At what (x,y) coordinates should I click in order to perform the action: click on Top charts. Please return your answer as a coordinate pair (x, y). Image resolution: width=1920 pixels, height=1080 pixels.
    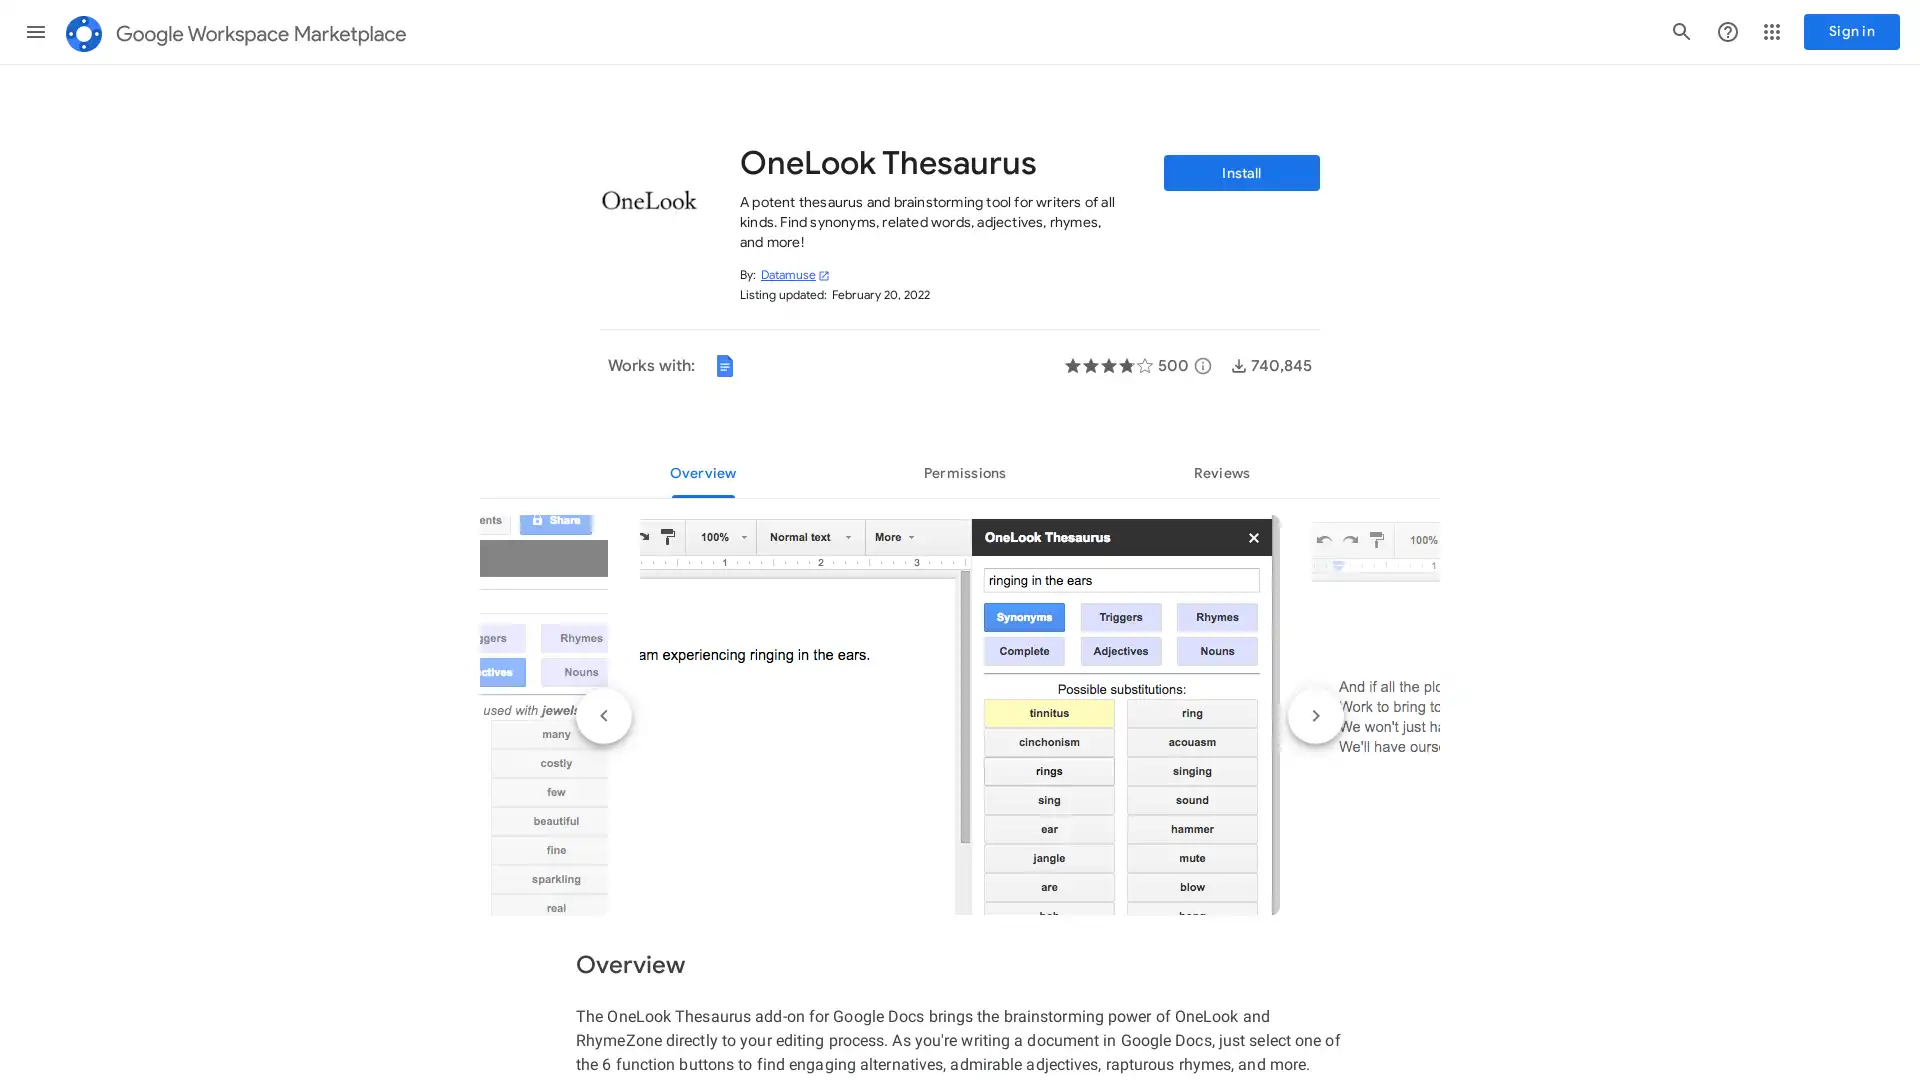
    Looking at the image, I should click on (19, 373).